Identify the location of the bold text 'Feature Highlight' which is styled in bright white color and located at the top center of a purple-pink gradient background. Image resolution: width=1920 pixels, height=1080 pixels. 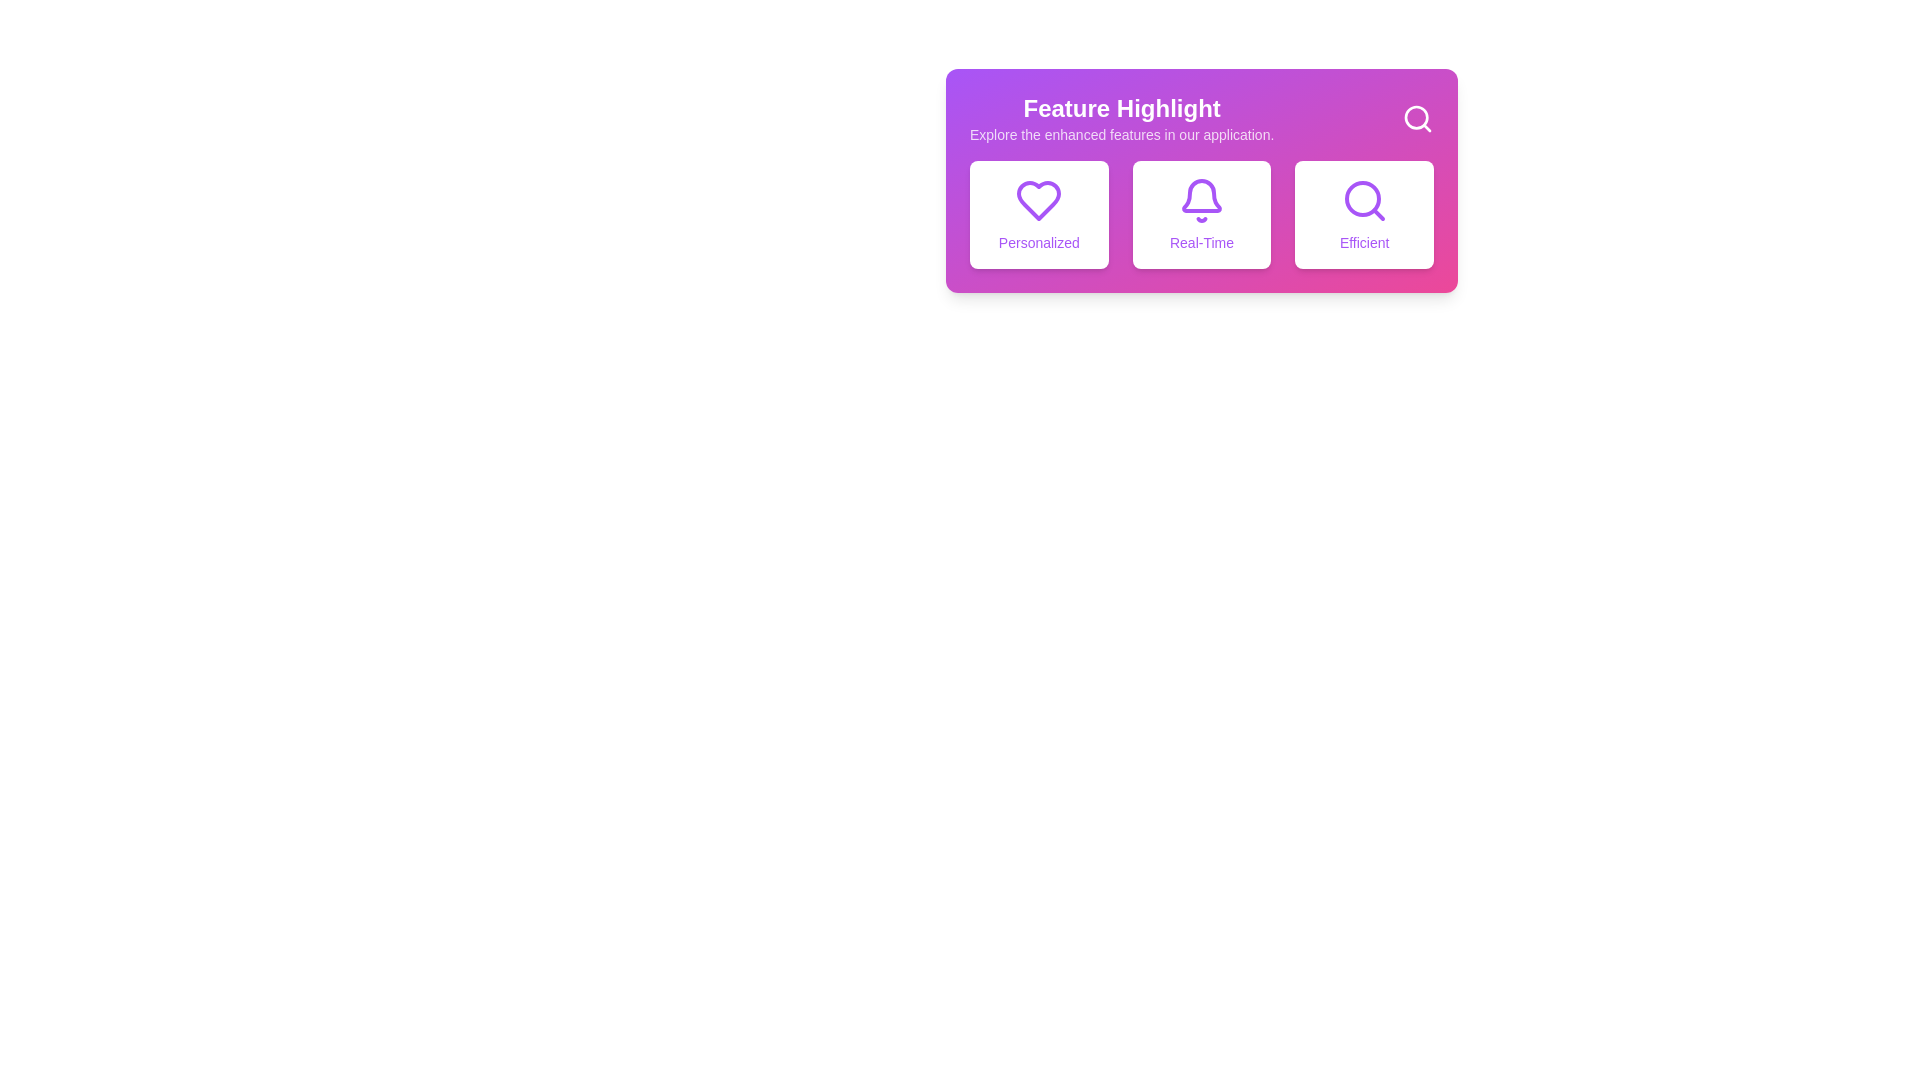
(1122, 108).